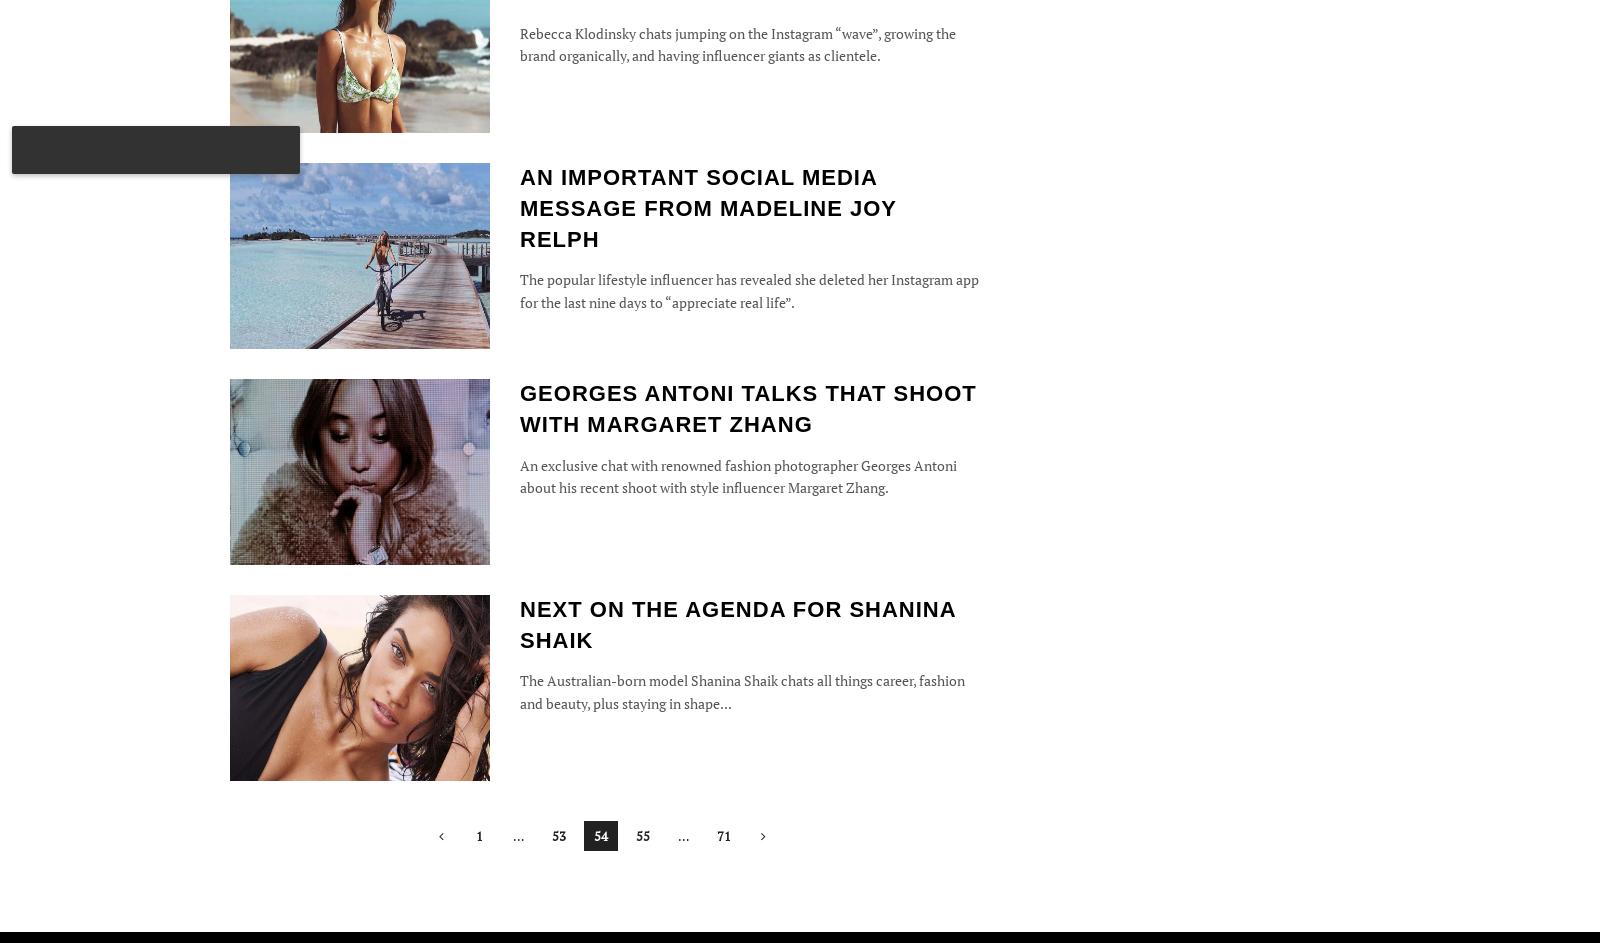  Describe the element at coordinates (742, 690) in the screenshot. I see `'The Australian-born model Shanina Shaik chats all things career, fashion and beauty, plus staying in shape...'` at that location.